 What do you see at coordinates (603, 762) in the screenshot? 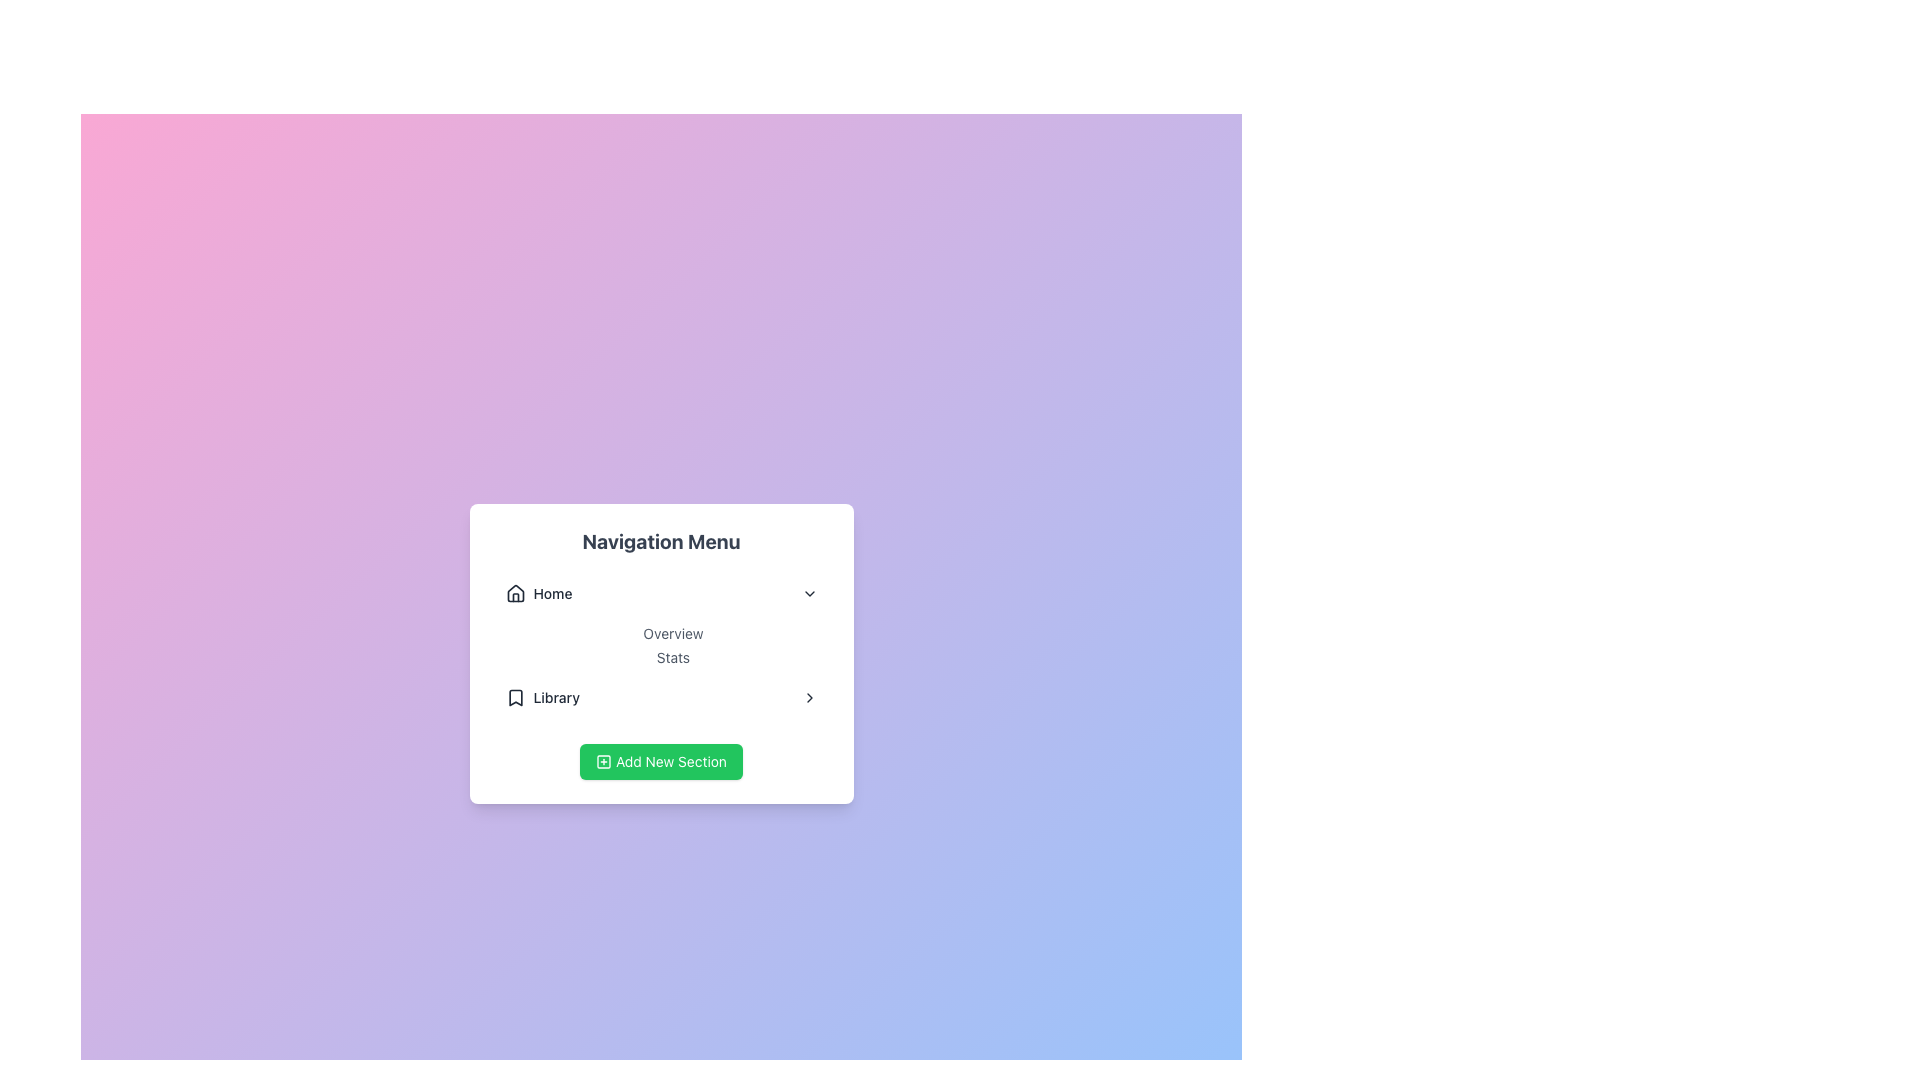
I see `the icon located to the left of the 'Add New Section' green button, which visually reinforces the action of adding a new section` at bounding box center [603, 762].